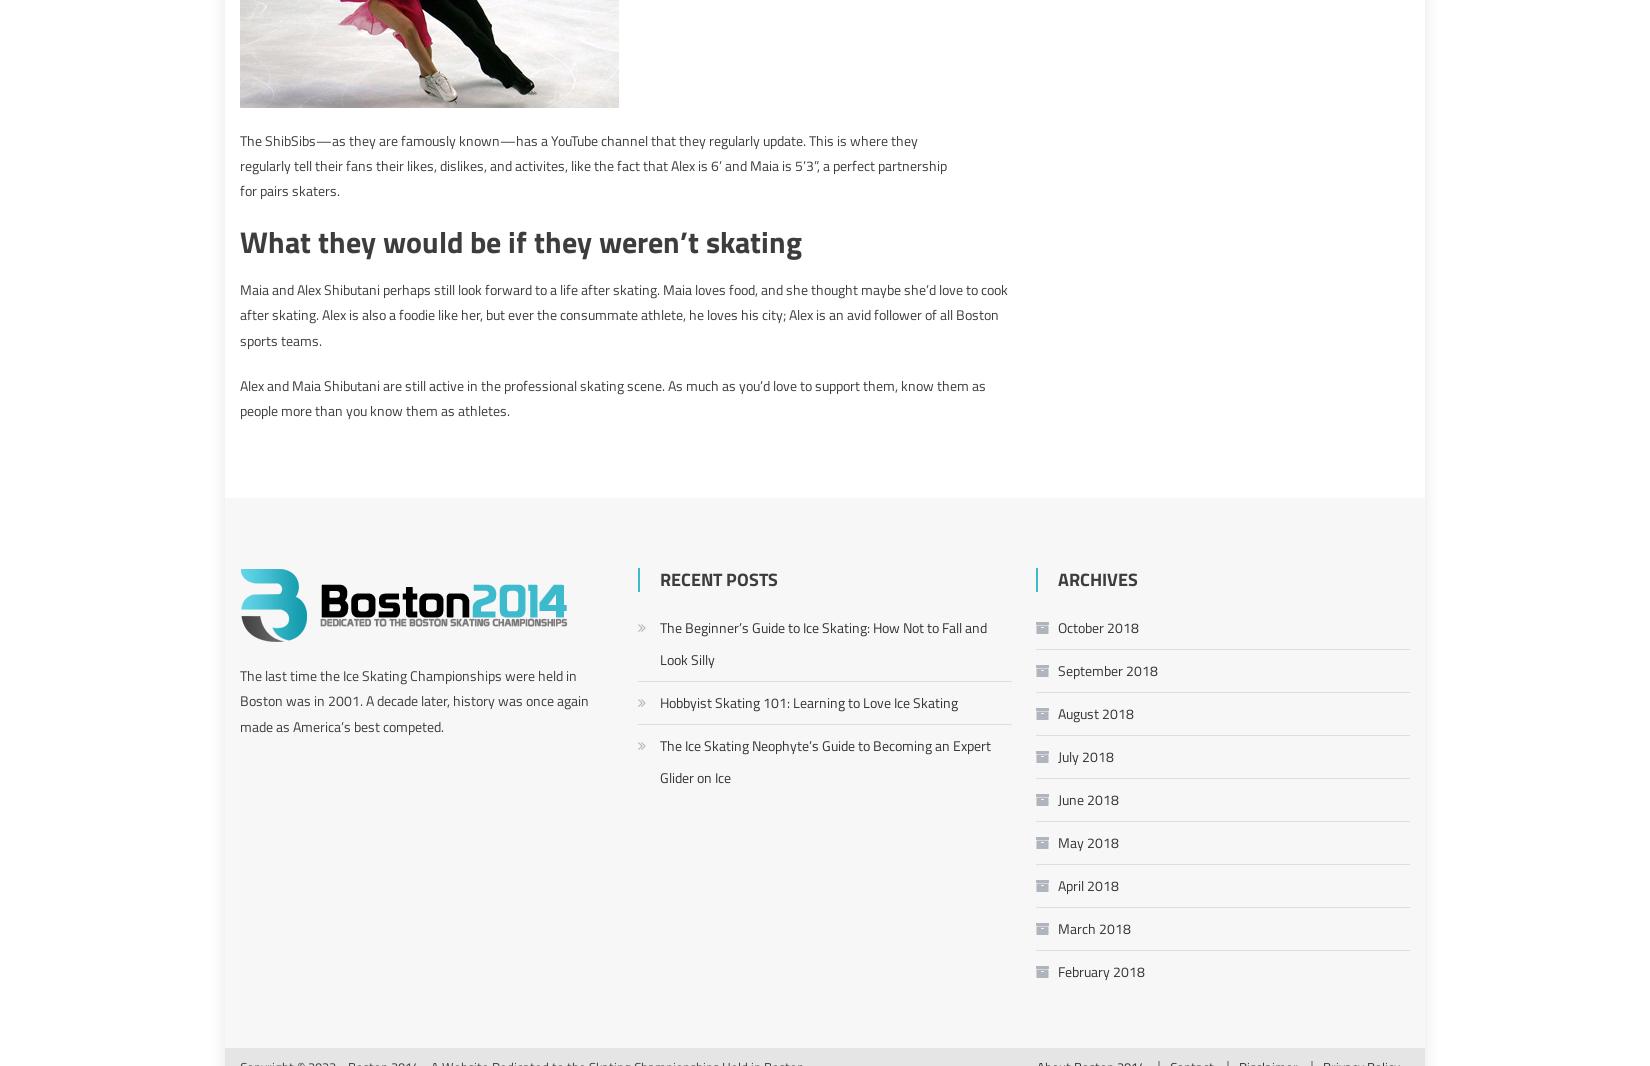 Image resolution: width=1650 pixels, height=1066 pixels. I want to click on 'July 2018', so click(1085, 754).